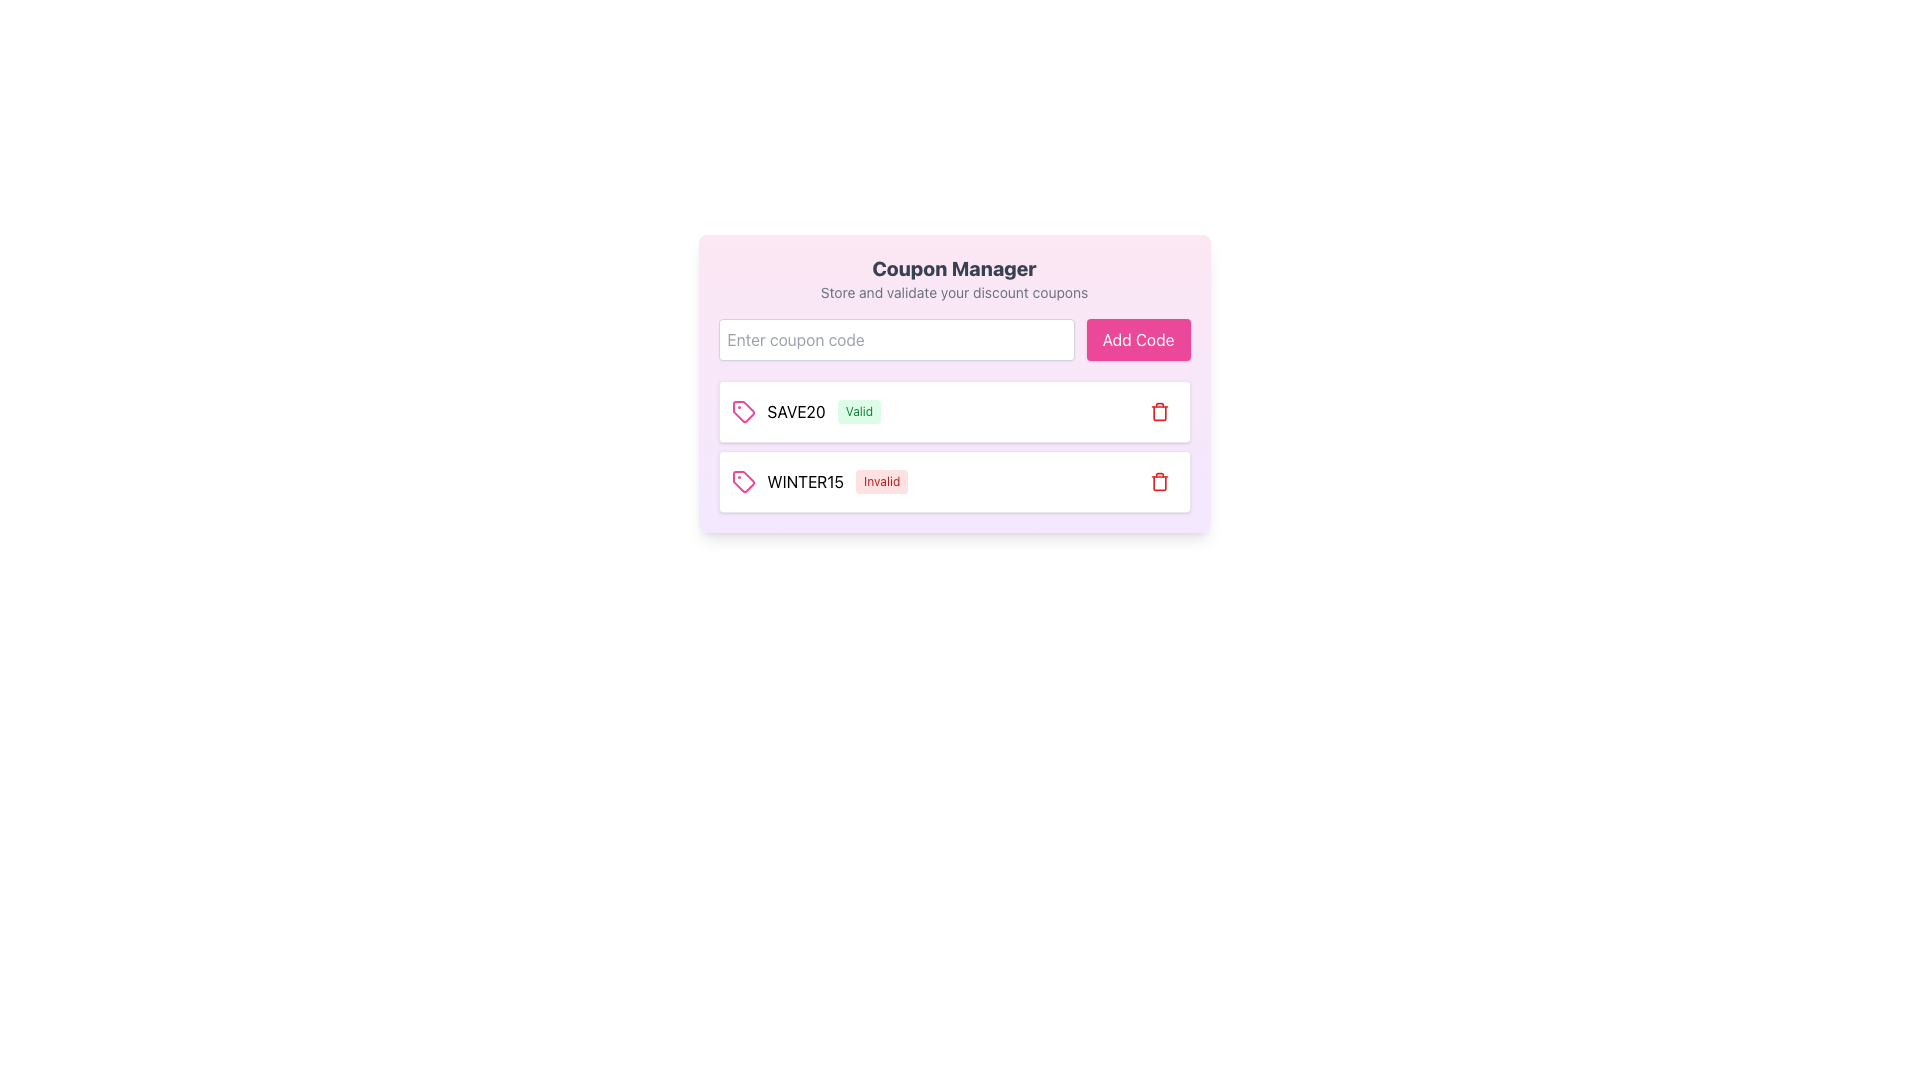 The image size is (1920, 1080). I want to click on the static text element displaying the coupon code 'SAVE20', which is prominently styled and located between a tag icon and a 'Valid' label, so click(795, 411).